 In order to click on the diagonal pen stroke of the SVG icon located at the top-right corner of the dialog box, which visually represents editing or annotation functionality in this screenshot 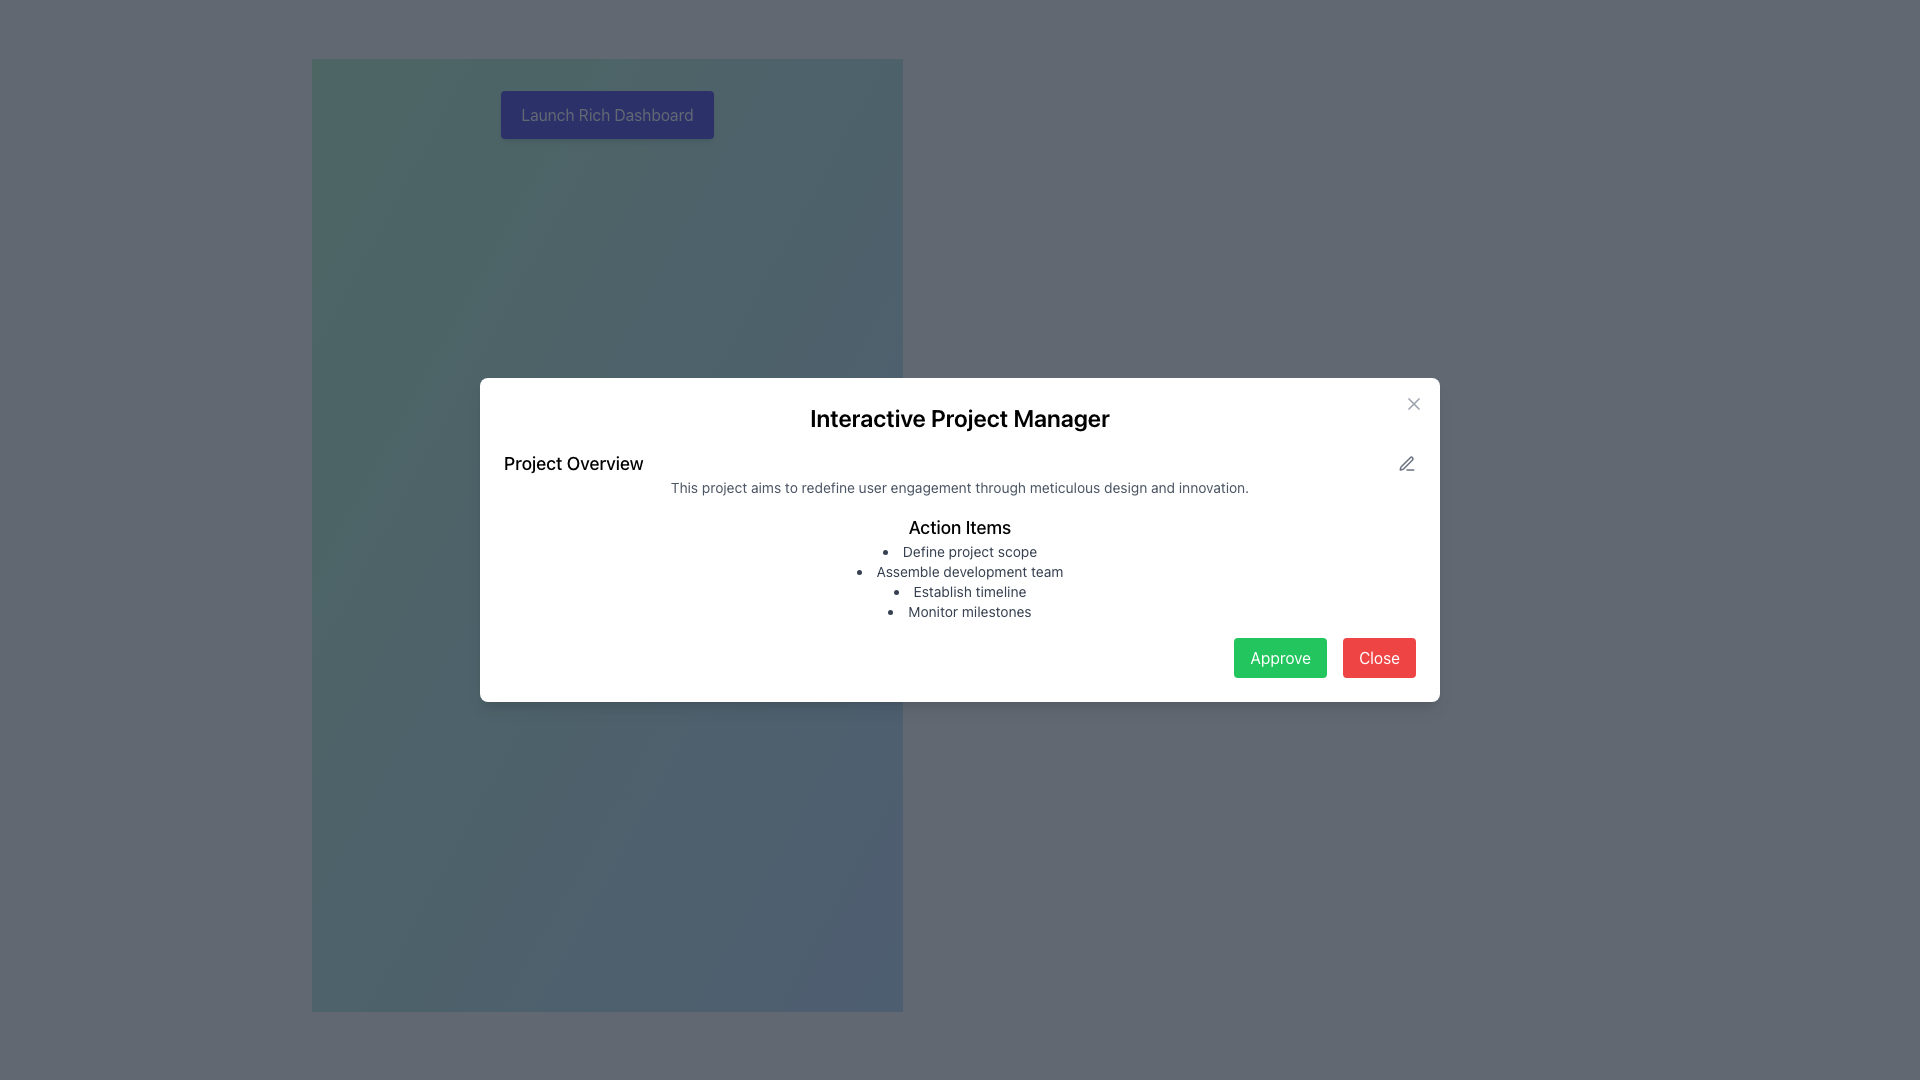, I will do `click(1405, 463)`.